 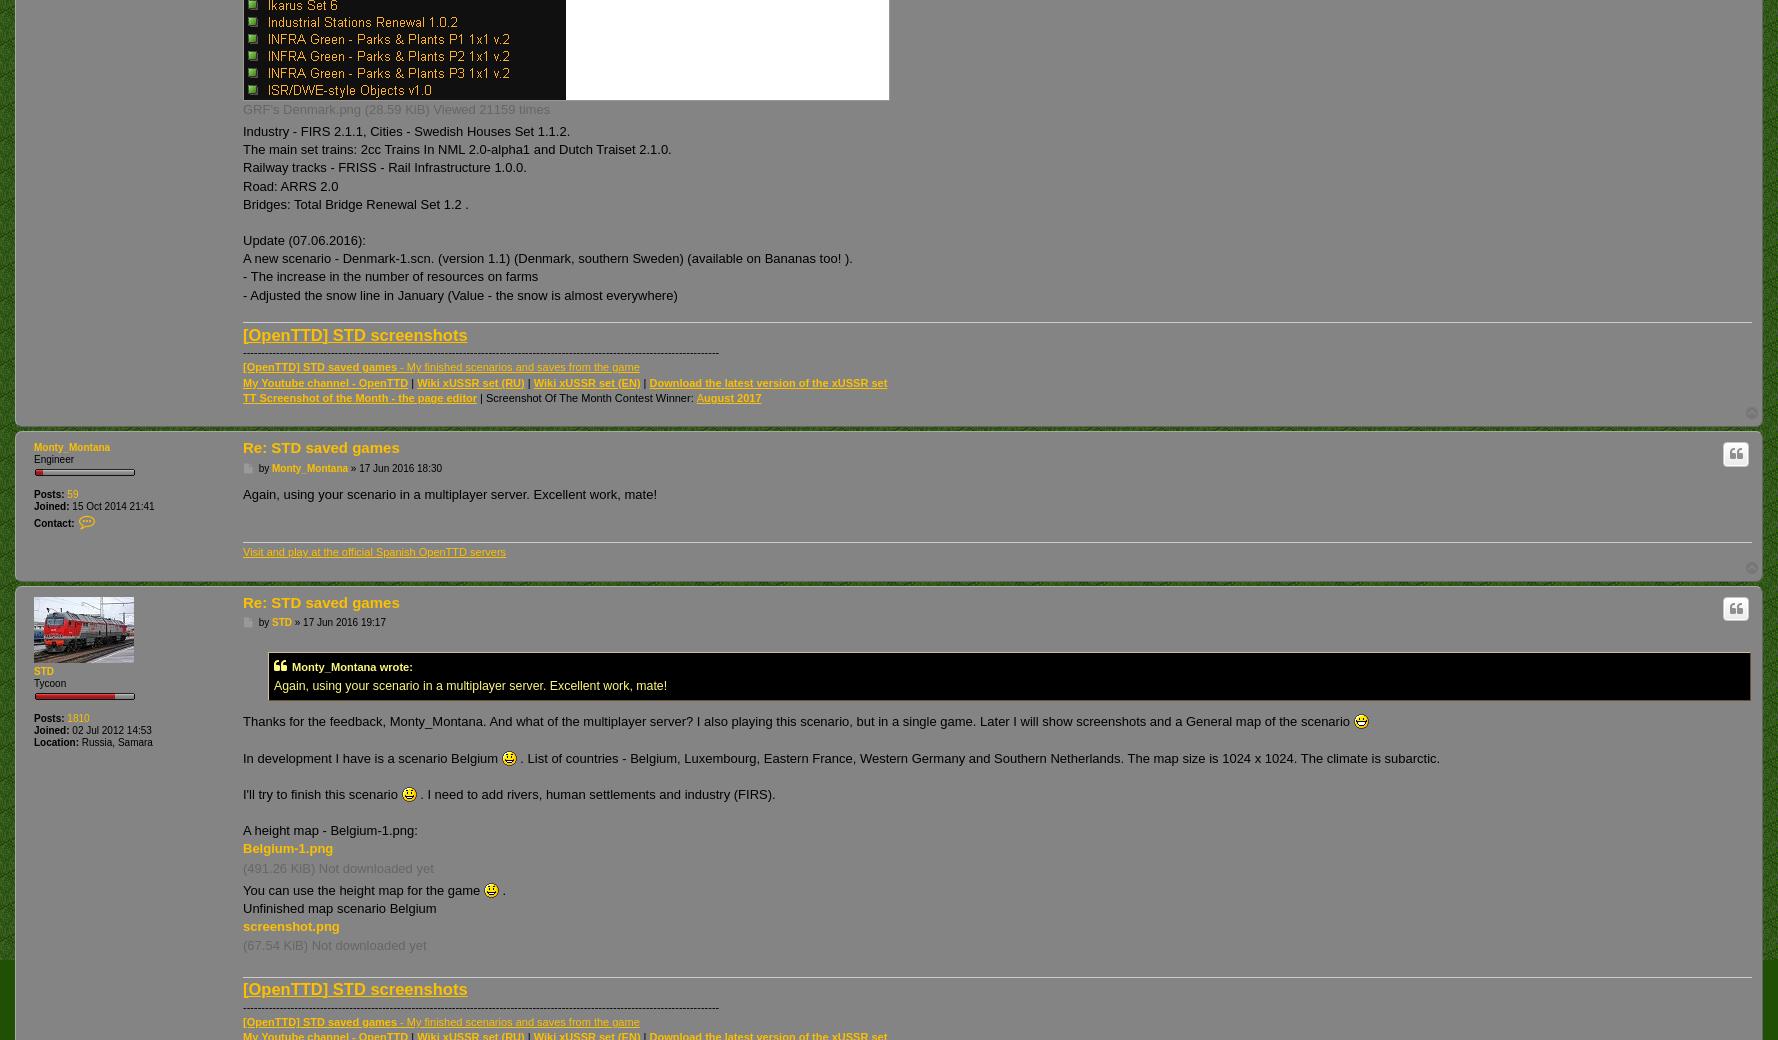 I want to click on 'I'll try to finish this scenario', so click(x=320, y=792).